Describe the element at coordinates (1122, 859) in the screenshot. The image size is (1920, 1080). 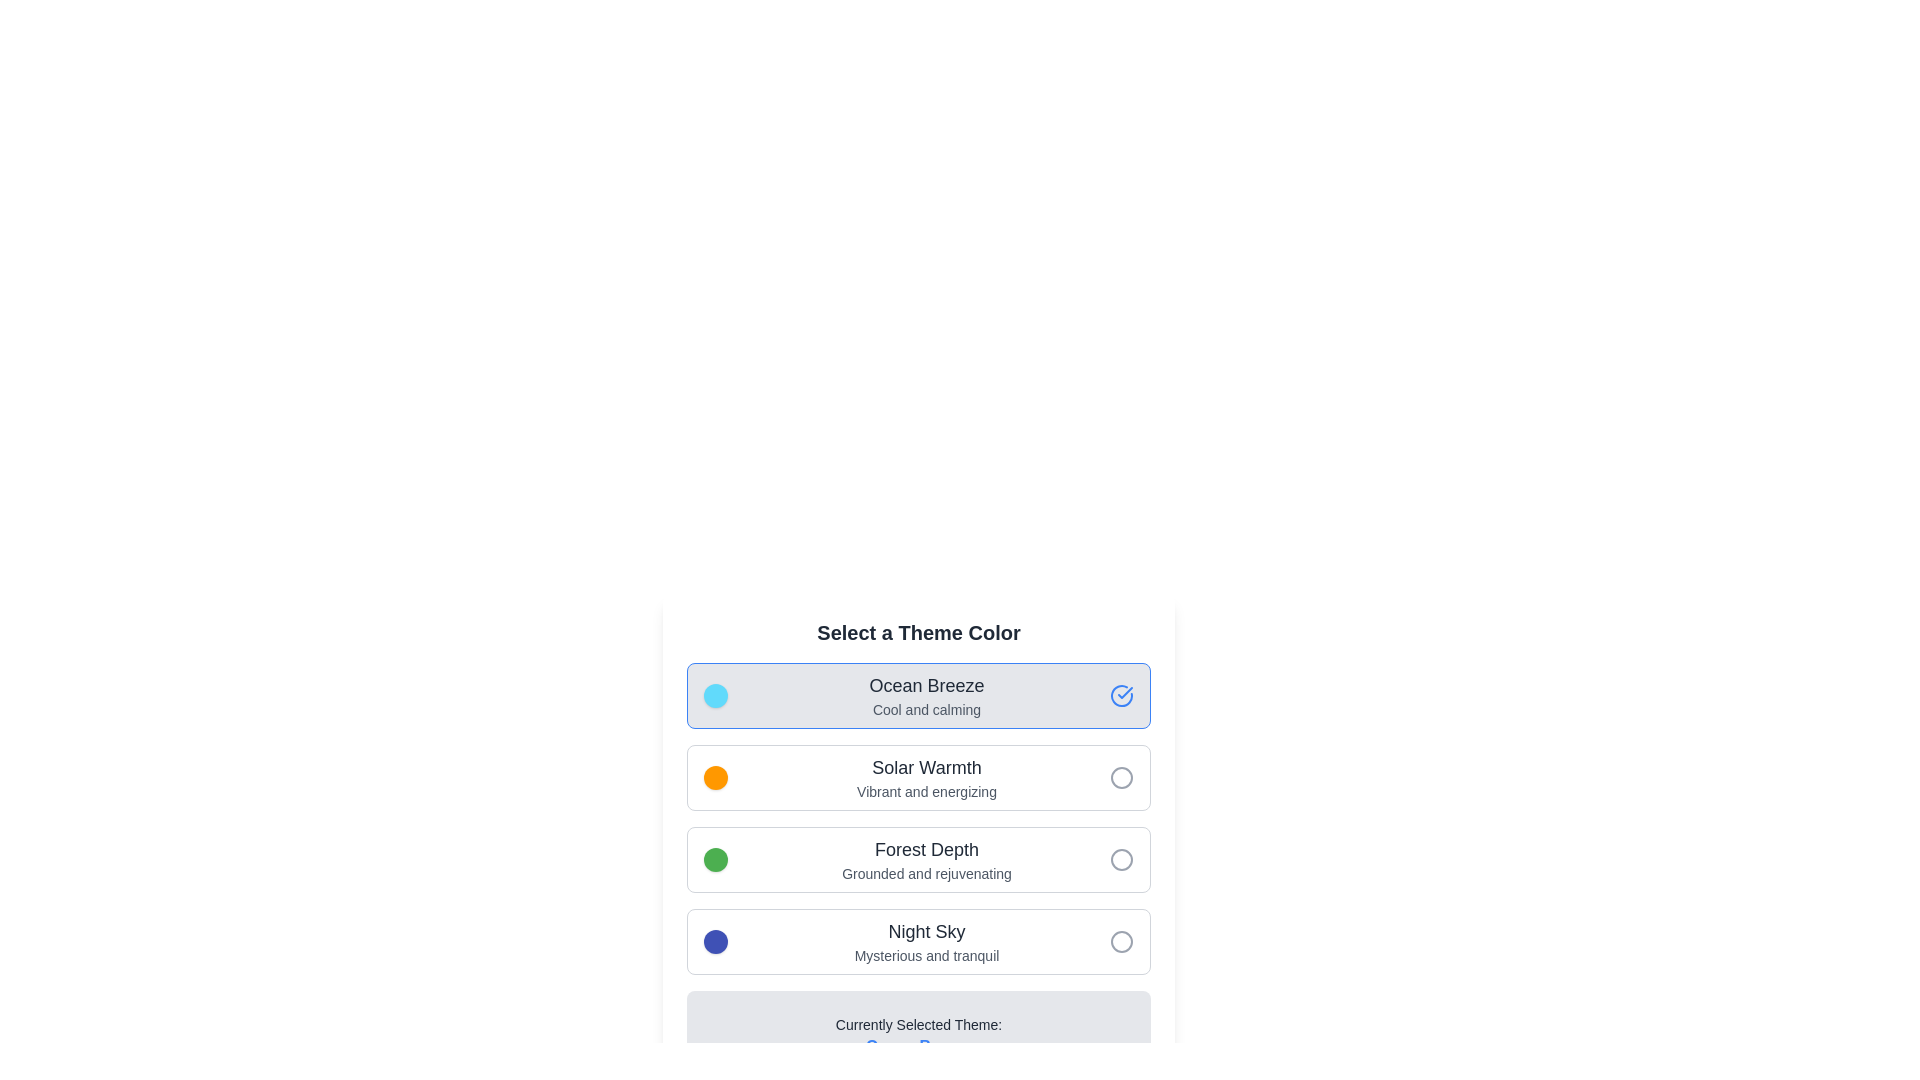
I see `the Circular selection indicator for the 'Forest Depth' theme option` at that location.